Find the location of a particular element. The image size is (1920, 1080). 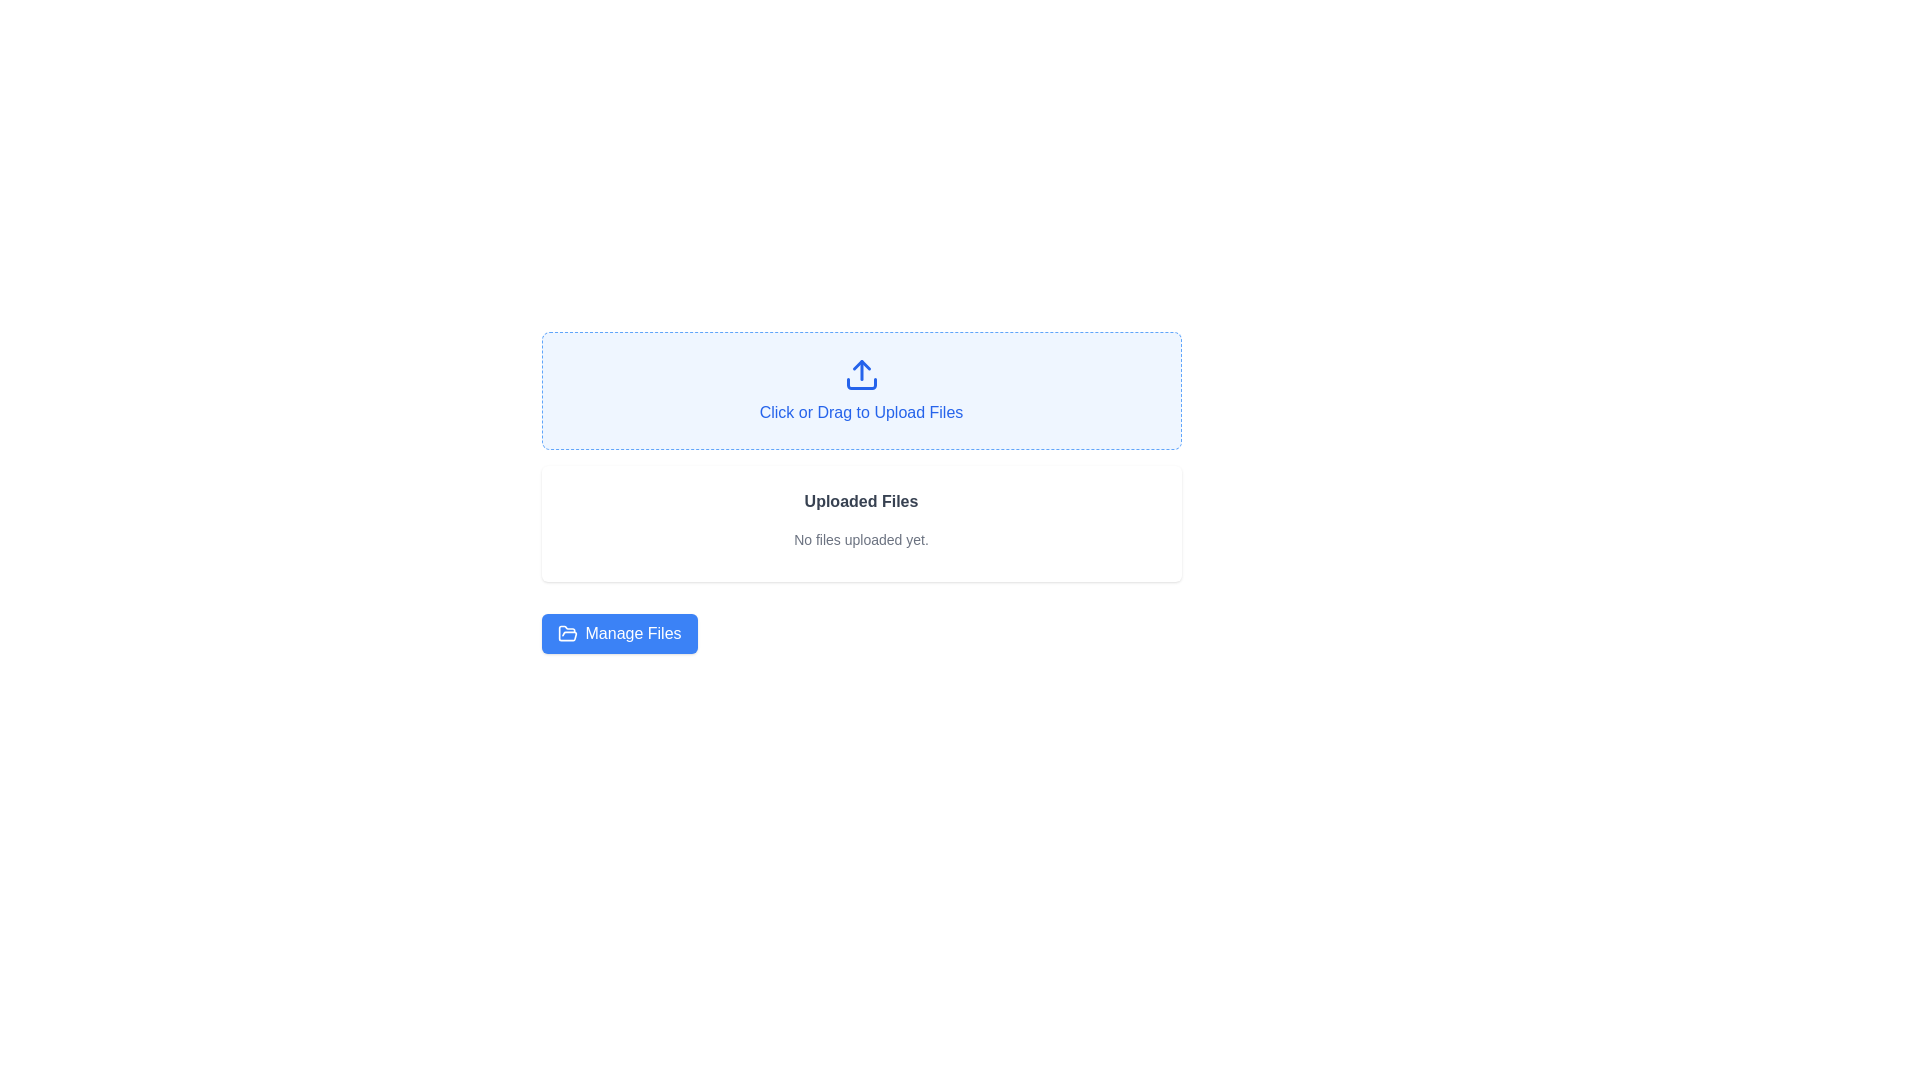

the 'Manage Files' text label within the blue rectangular button, which is located near the bottom center of the user interface and is aligned beside an open folder icon is located at coordinates (632, 633).